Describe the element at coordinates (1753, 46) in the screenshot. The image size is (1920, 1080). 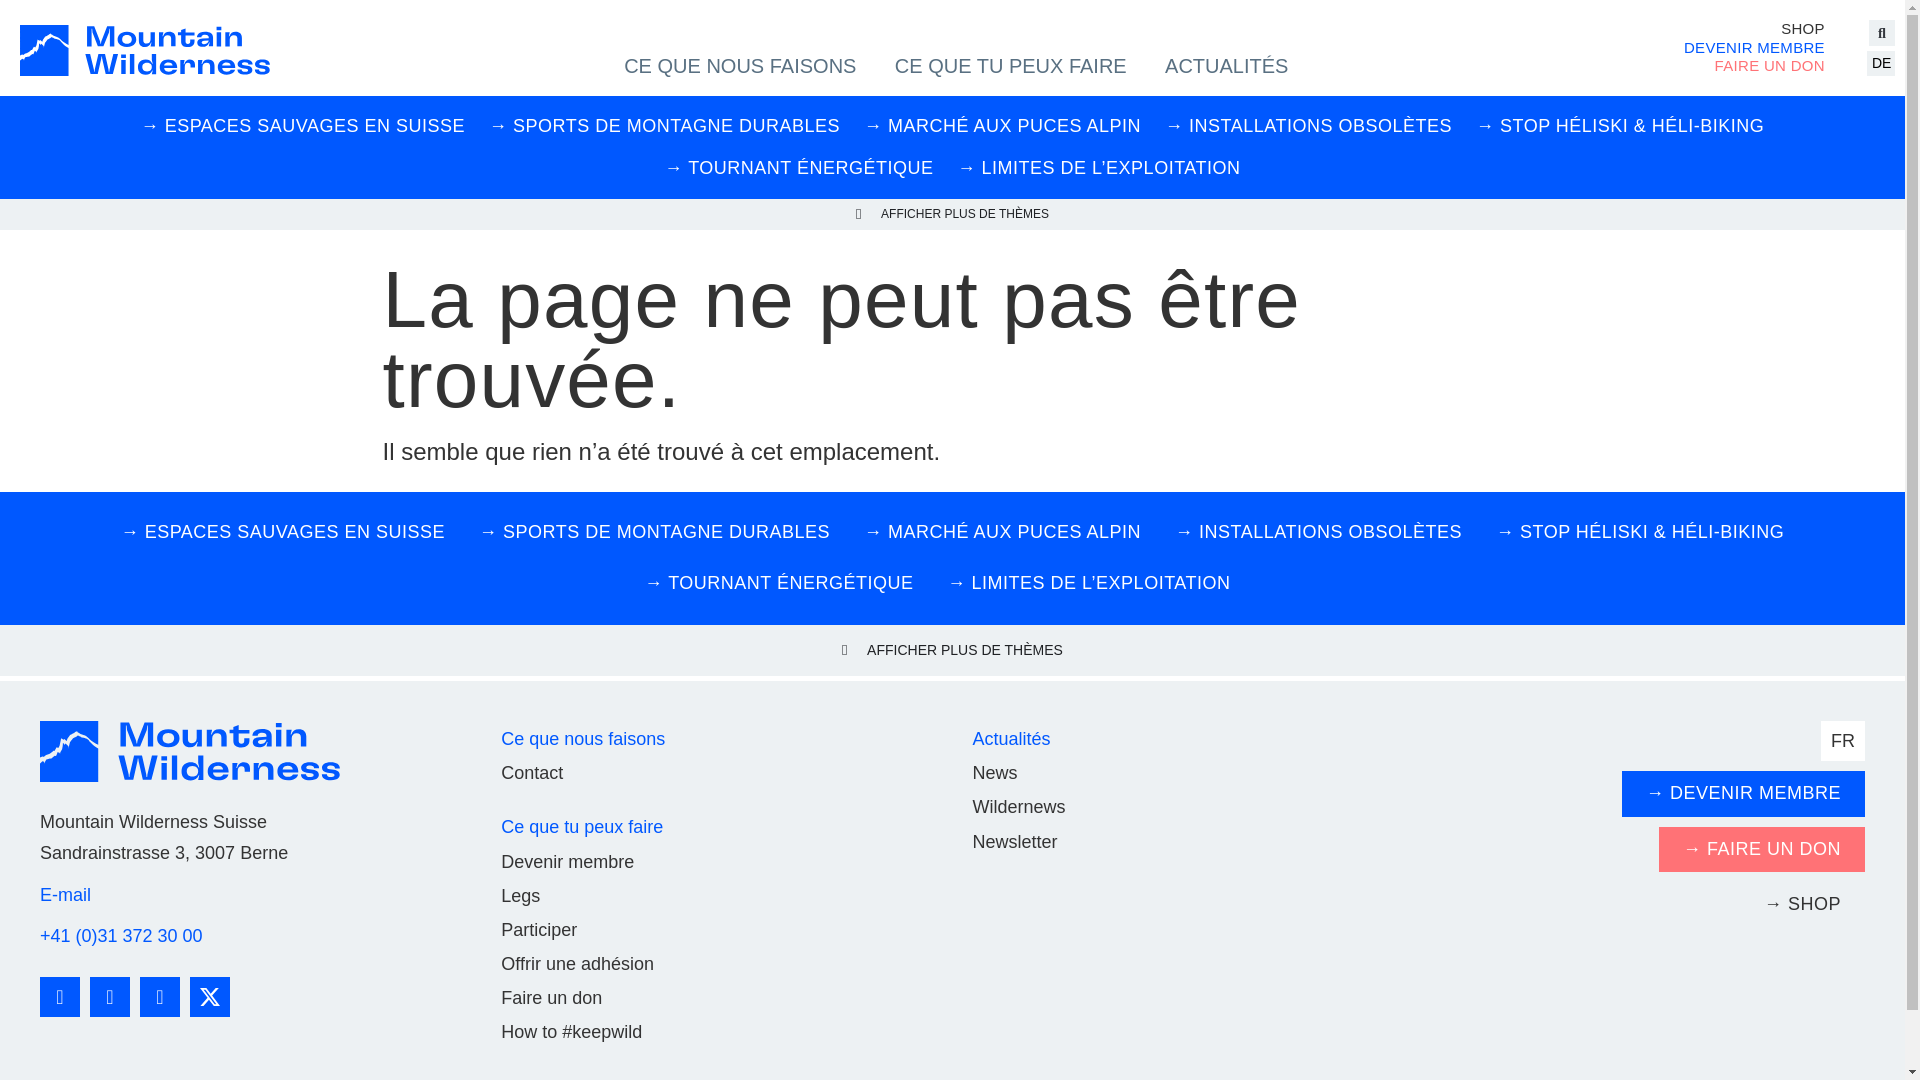
I see `'DEVENIR MEMBRE'` at that location.